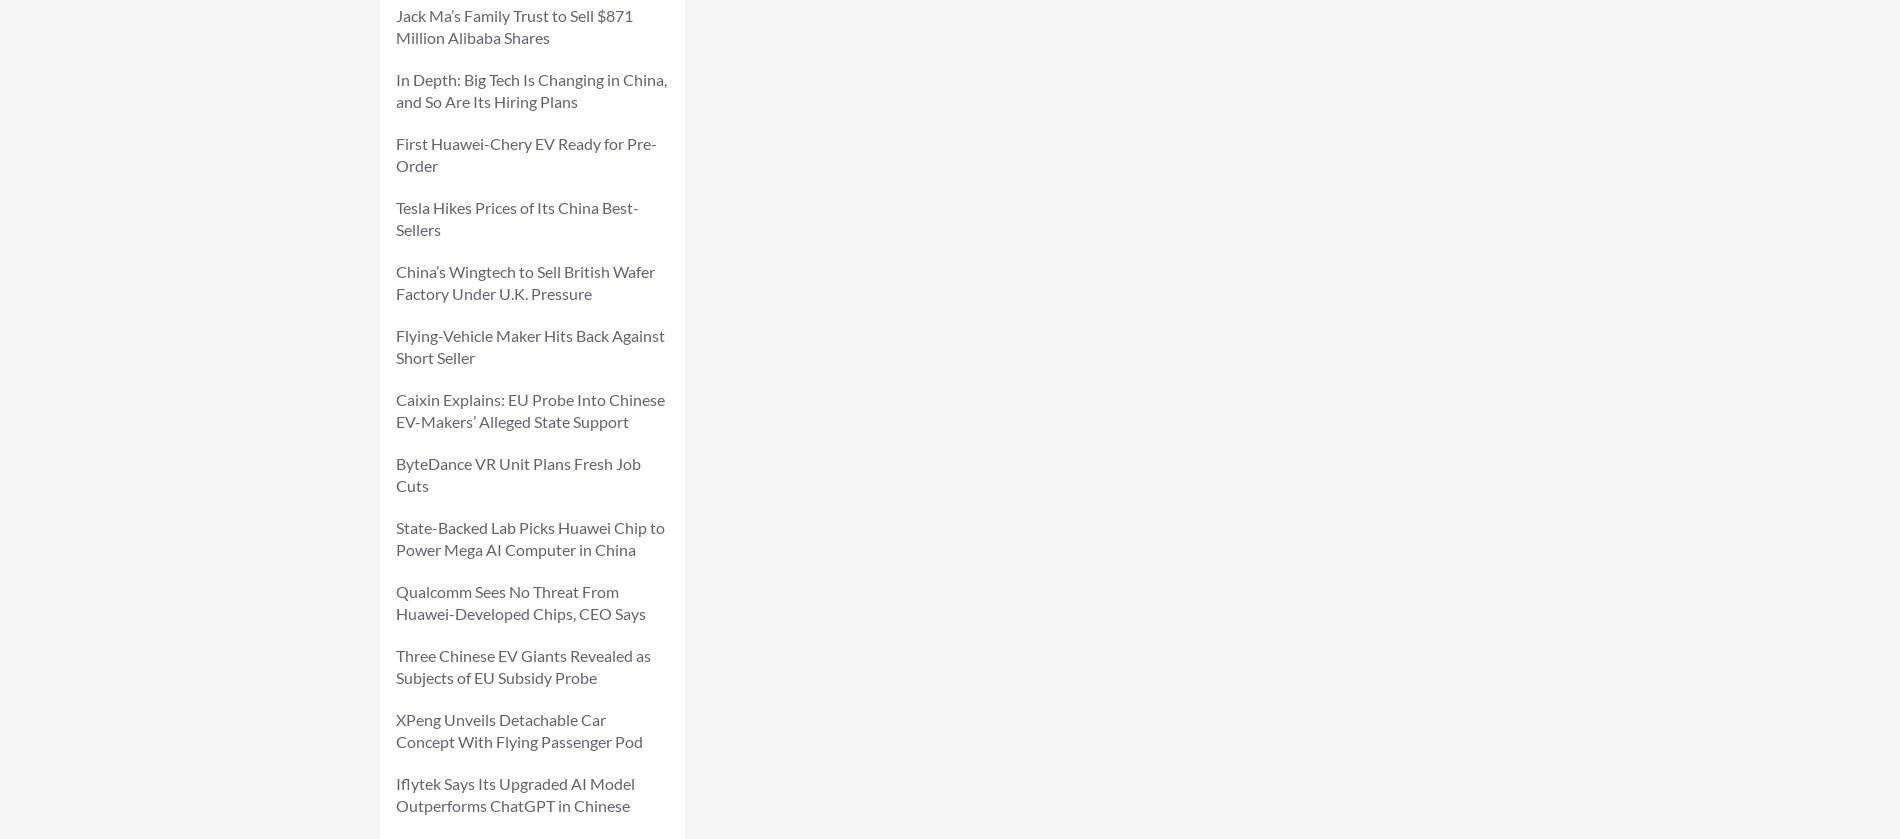 The image size is (1900, 839). What do you see at coordinates (518, 473) in the screenshot?
I see `'ByteDance VR Unit Plans Fresh Job Cuts'` at bounding box center [518, 473].